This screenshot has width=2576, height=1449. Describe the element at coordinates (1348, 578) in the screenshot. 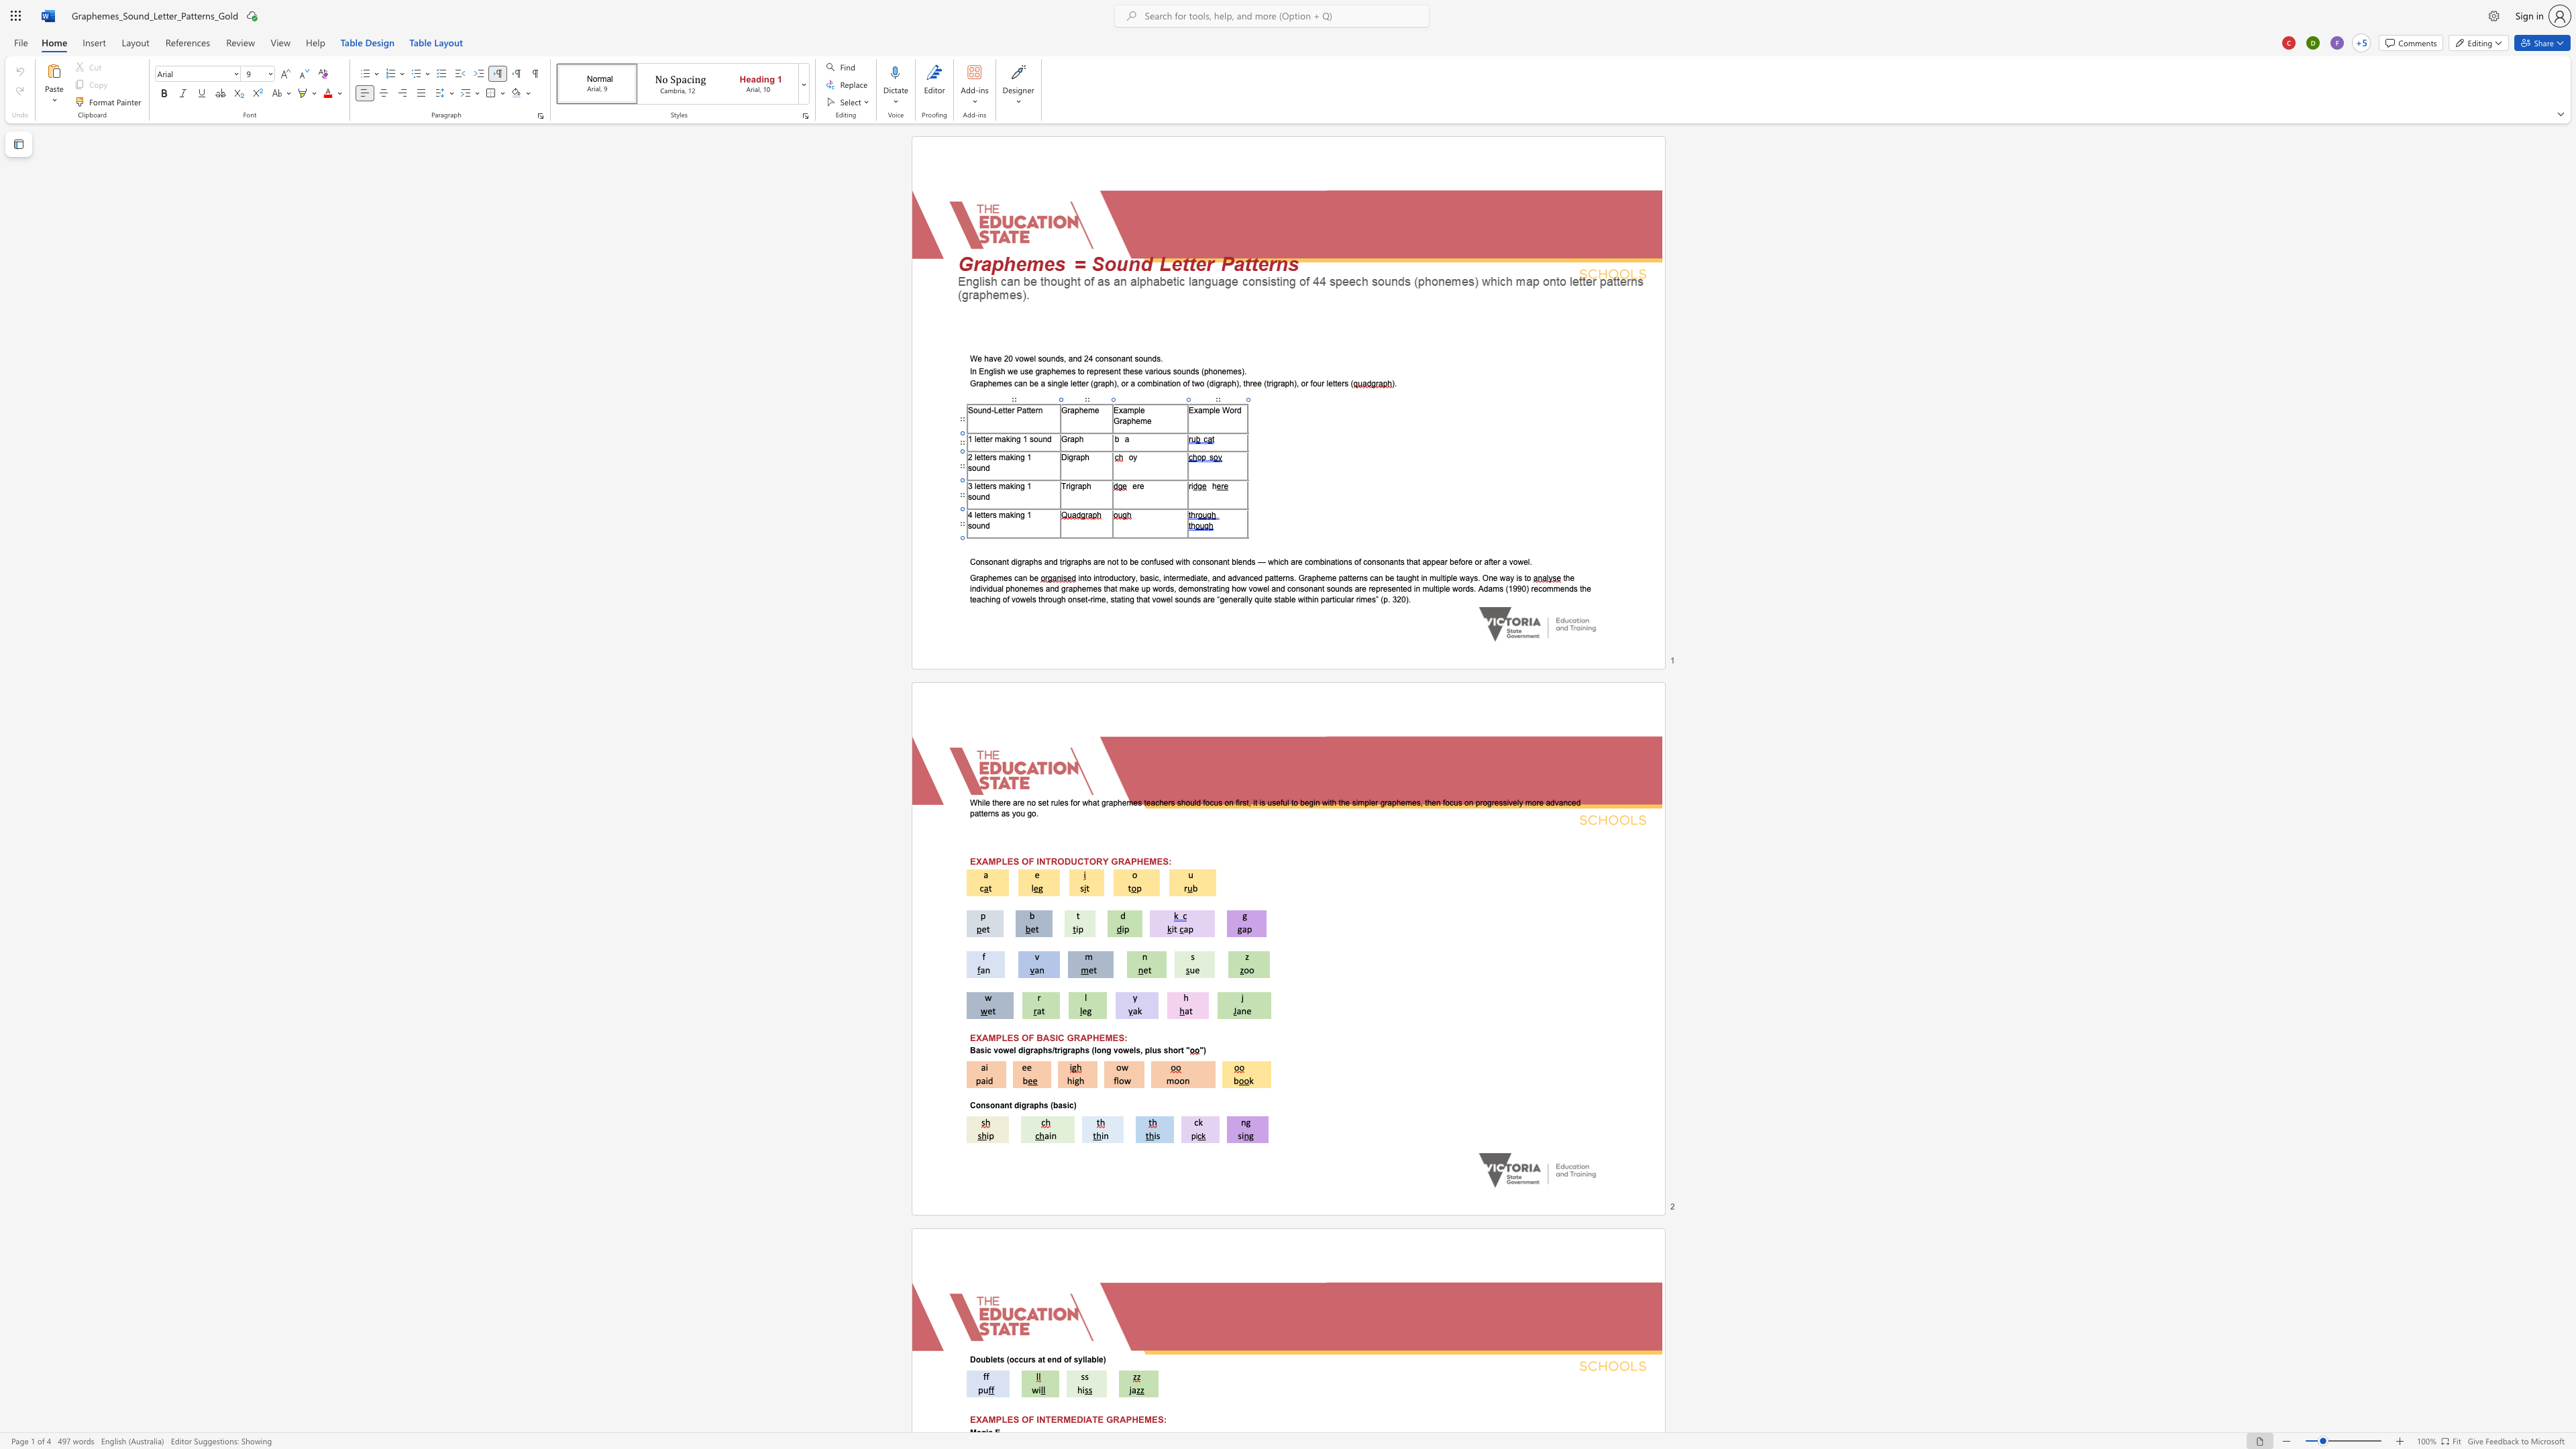

I see `the 8th character "t" in the text` at that location.